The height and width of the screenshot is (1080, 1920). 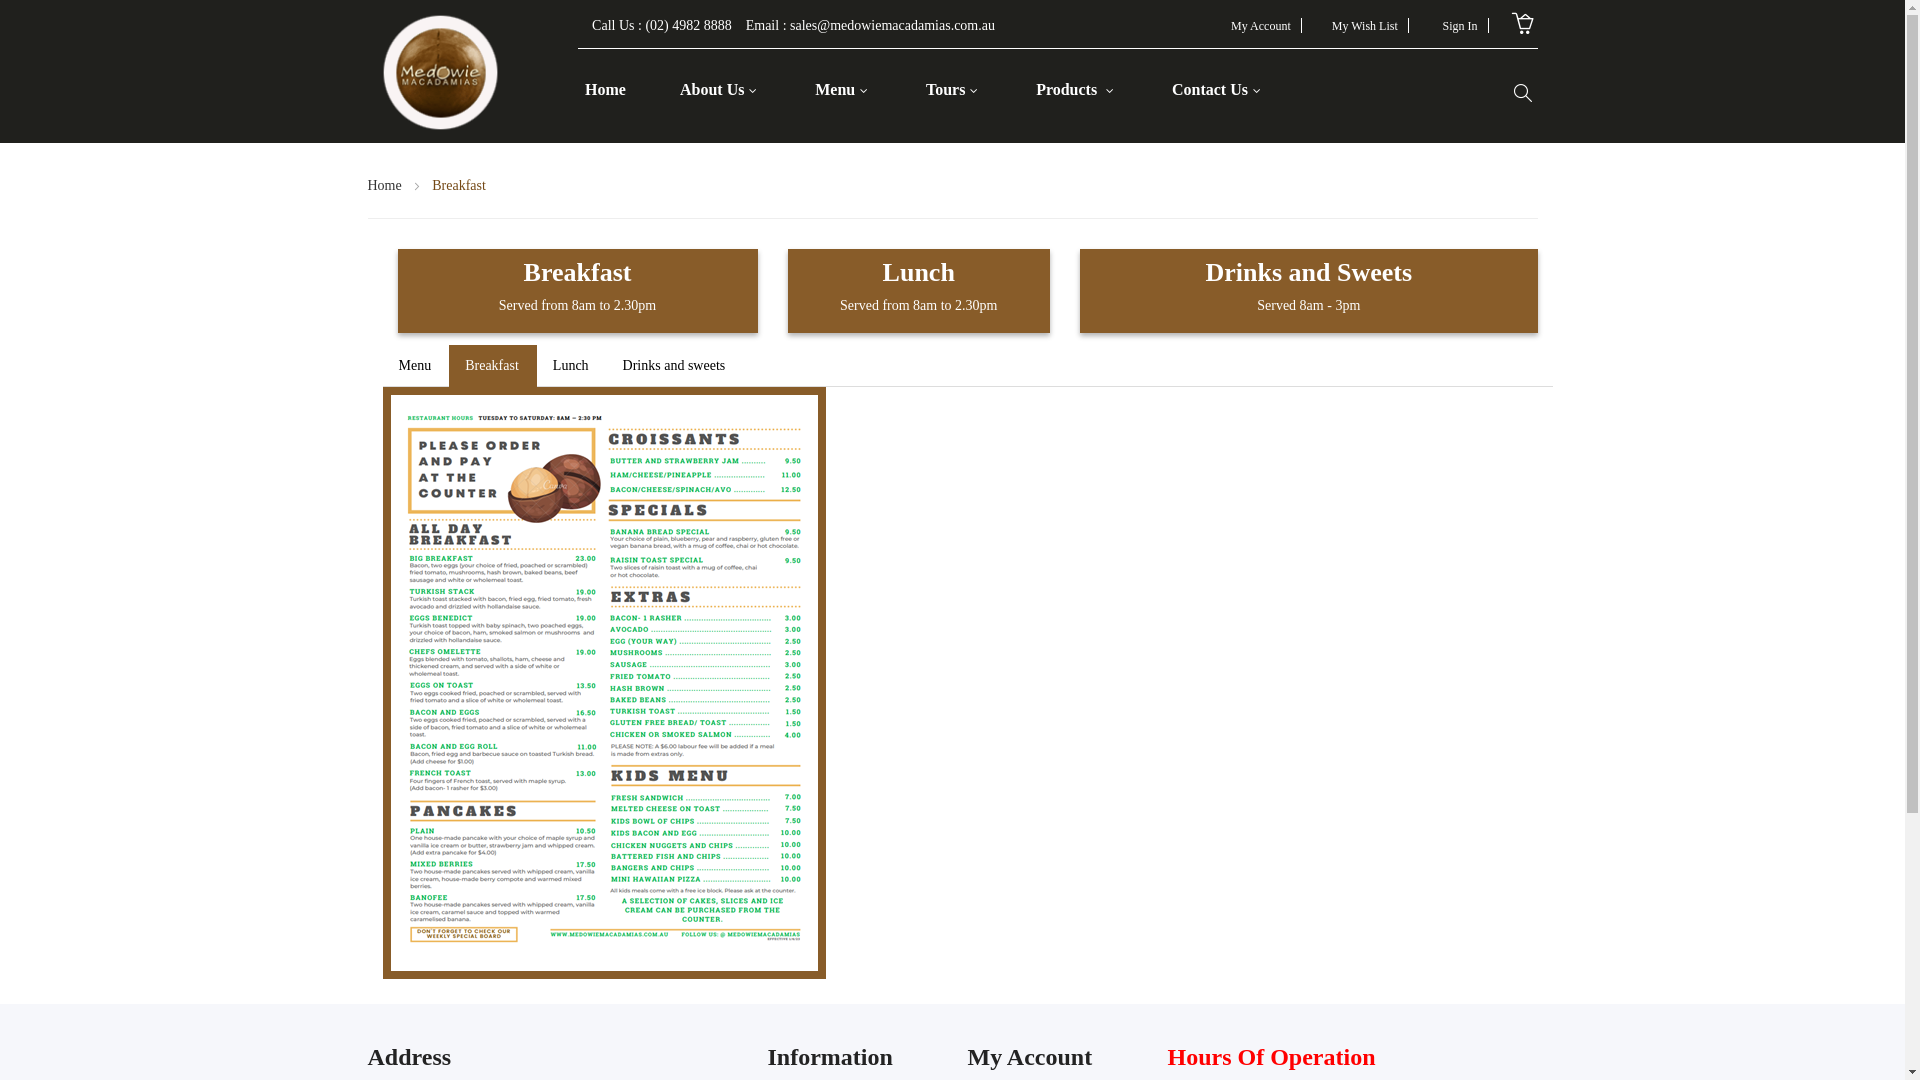 What do you see at coordinates (382, 366) in the screenshot?
I see `'Menu'` at bounding box center [382, 366].